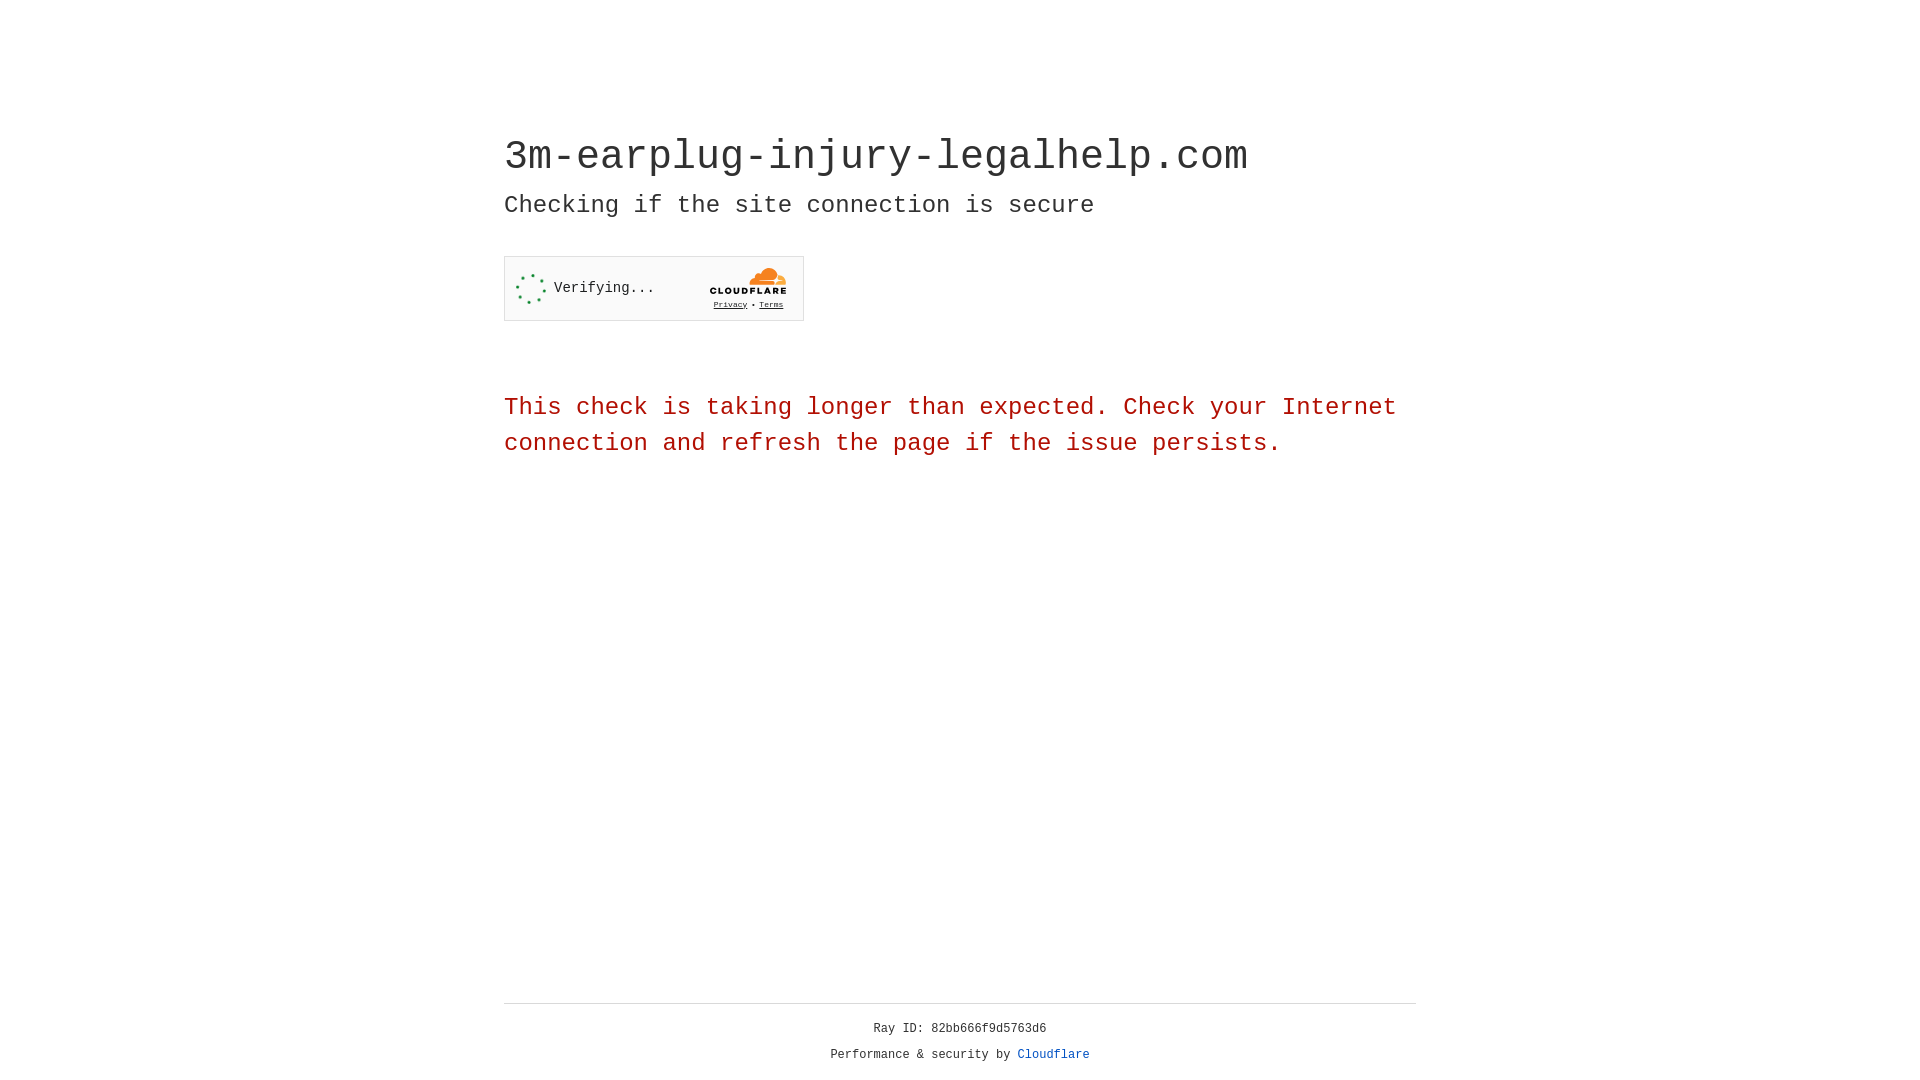  Describe the element at coordinates (1053, 1054) in the screenshot. I see `'Cloudflare'` at that location.